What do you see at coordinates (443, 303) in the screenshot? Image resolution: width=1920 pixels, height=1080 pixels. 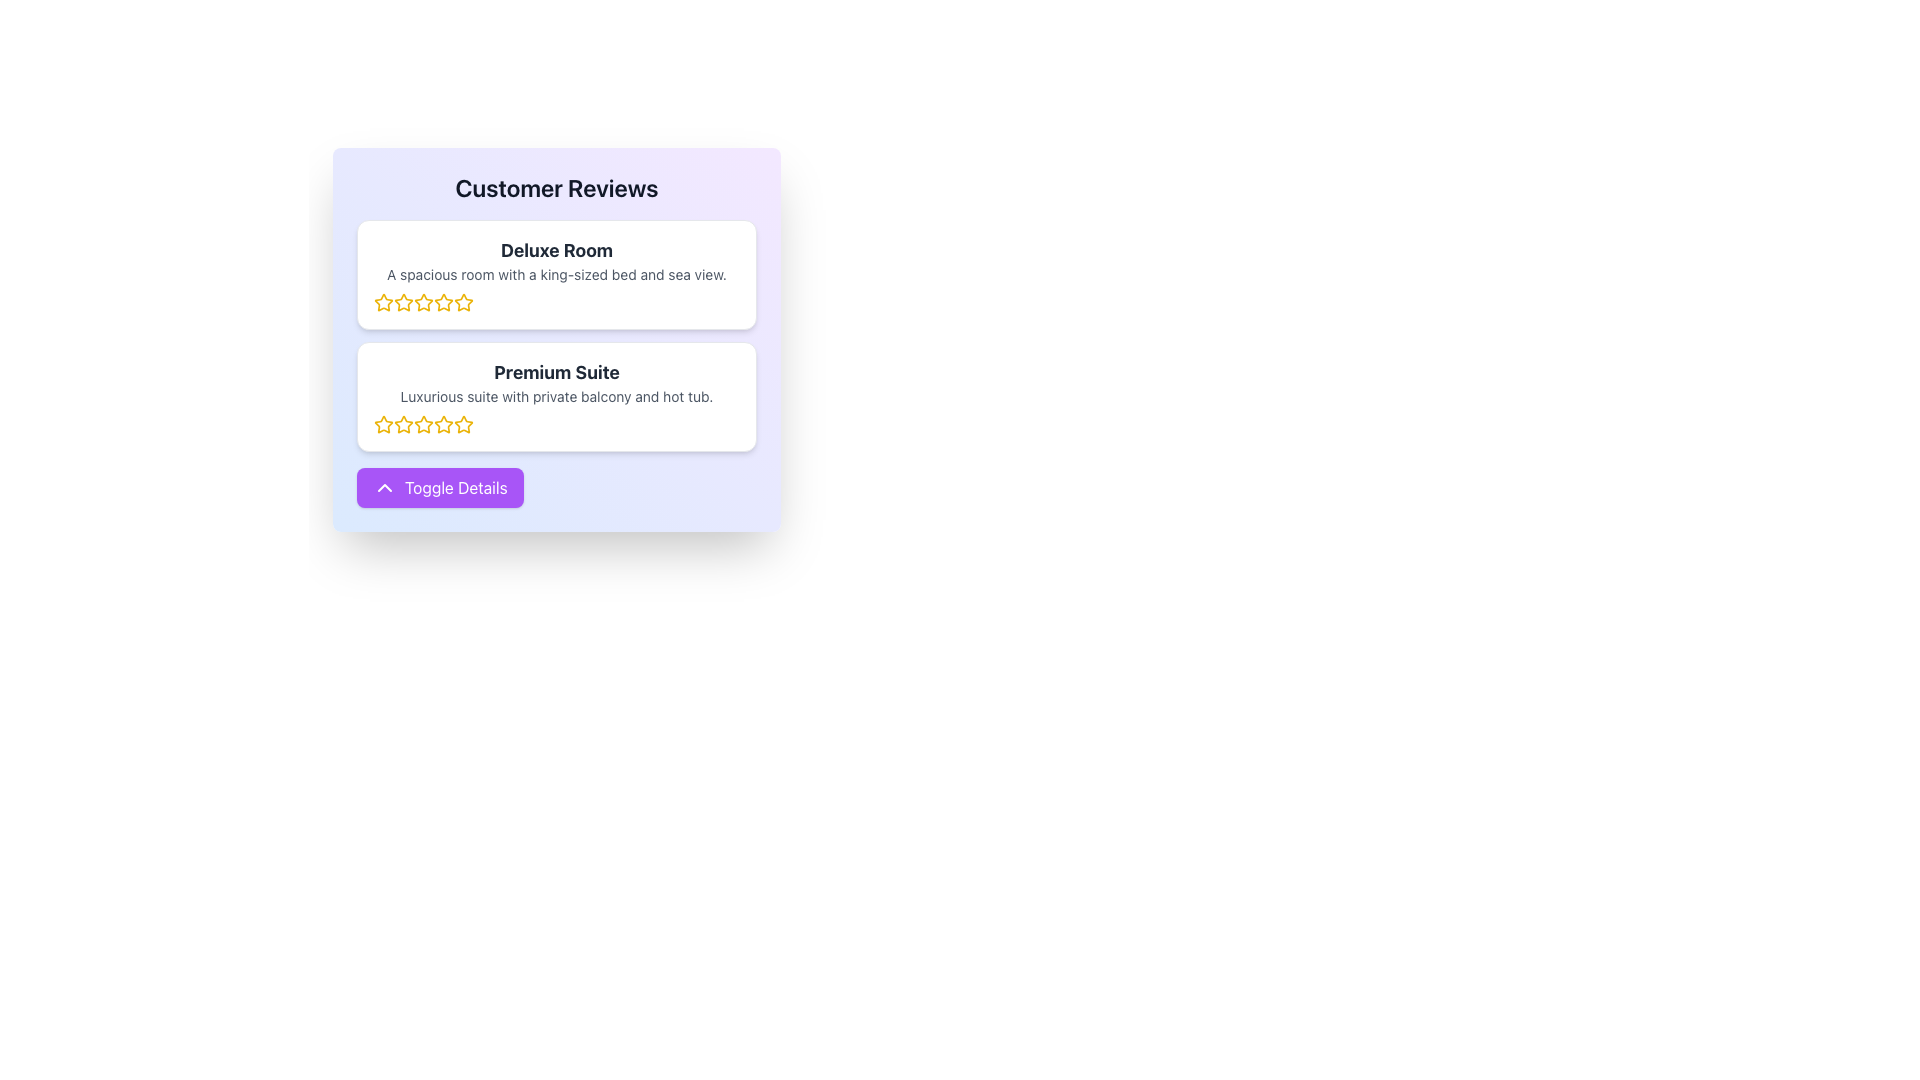 I see `the fifth star icon in yellow color within the review section of the 'Deluxe Room' to rate it` at bounding box center [443, 303].